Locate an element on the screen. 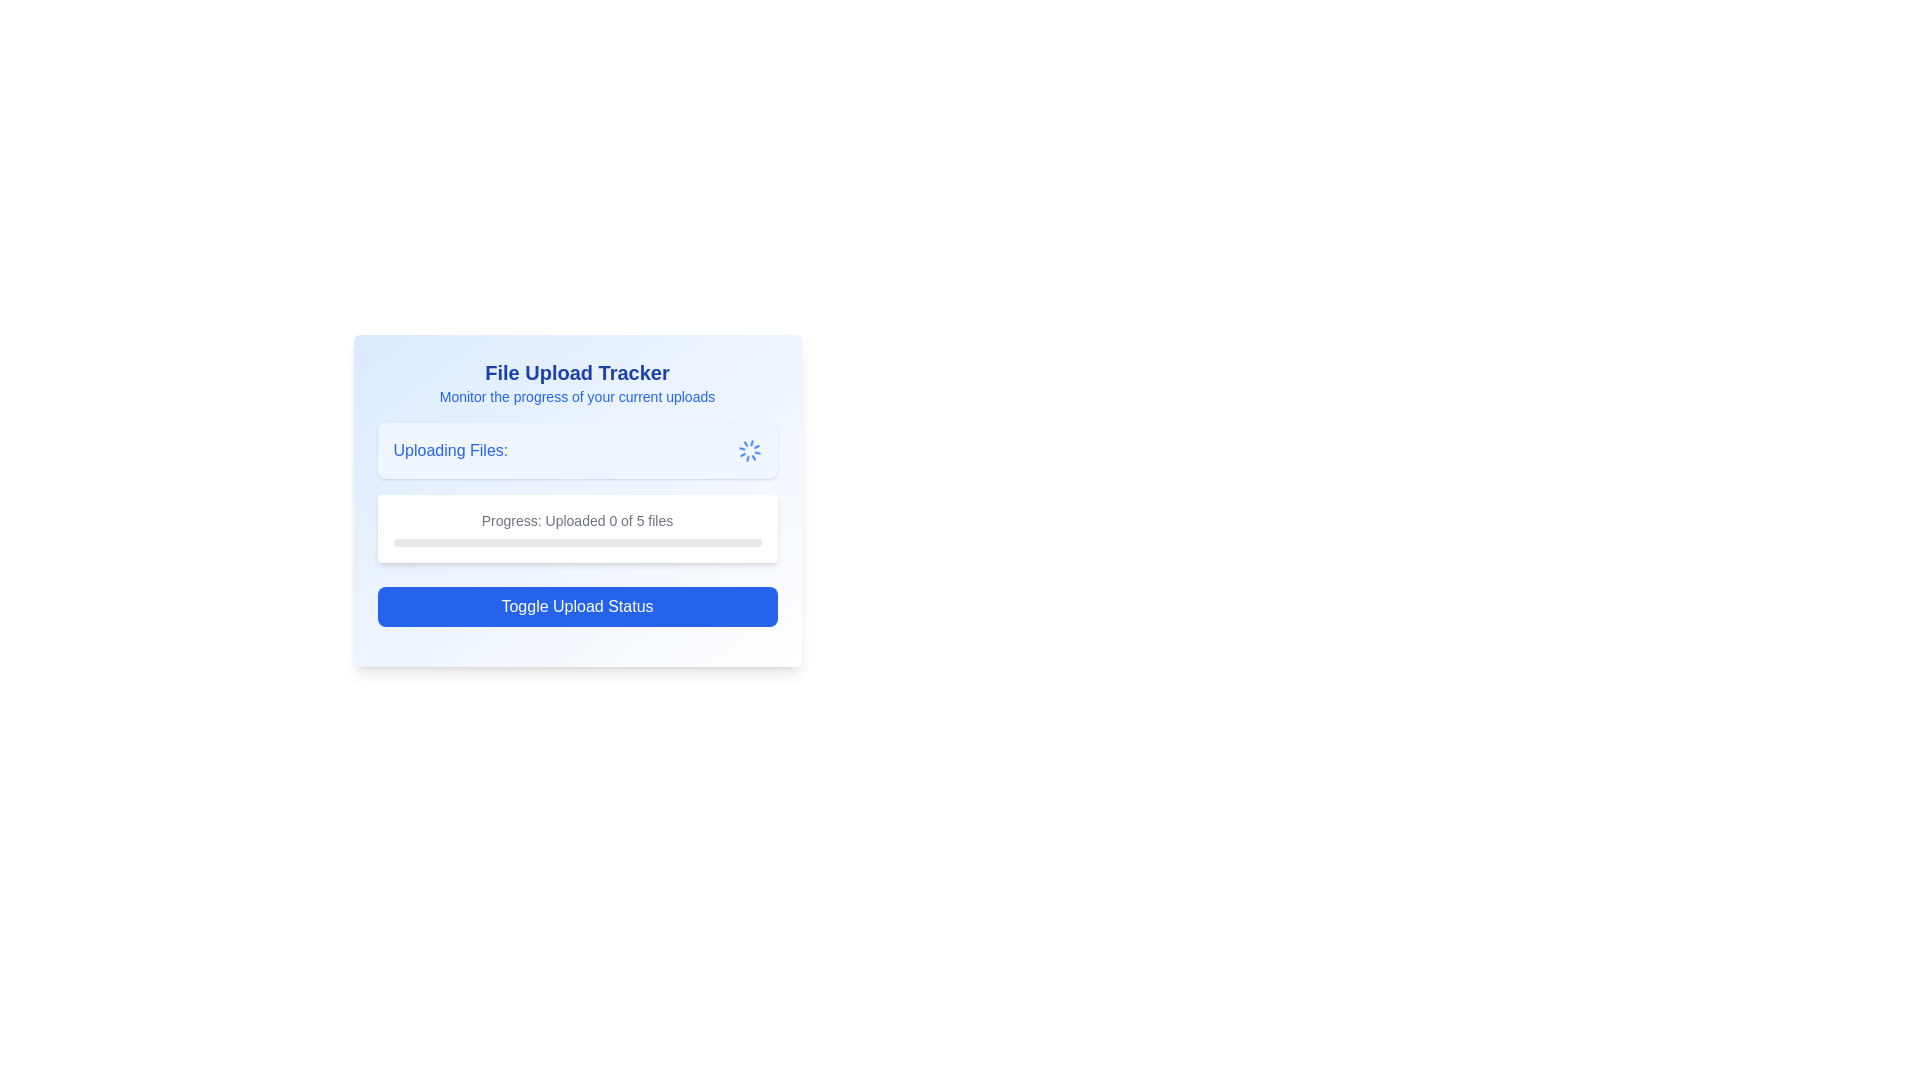  the Progress Indicator with Text Description, which shows the upload status and is positioned below 'Uploading Files:' and above 'Toggle Upload Status.' is located at coordinates (576, 527).